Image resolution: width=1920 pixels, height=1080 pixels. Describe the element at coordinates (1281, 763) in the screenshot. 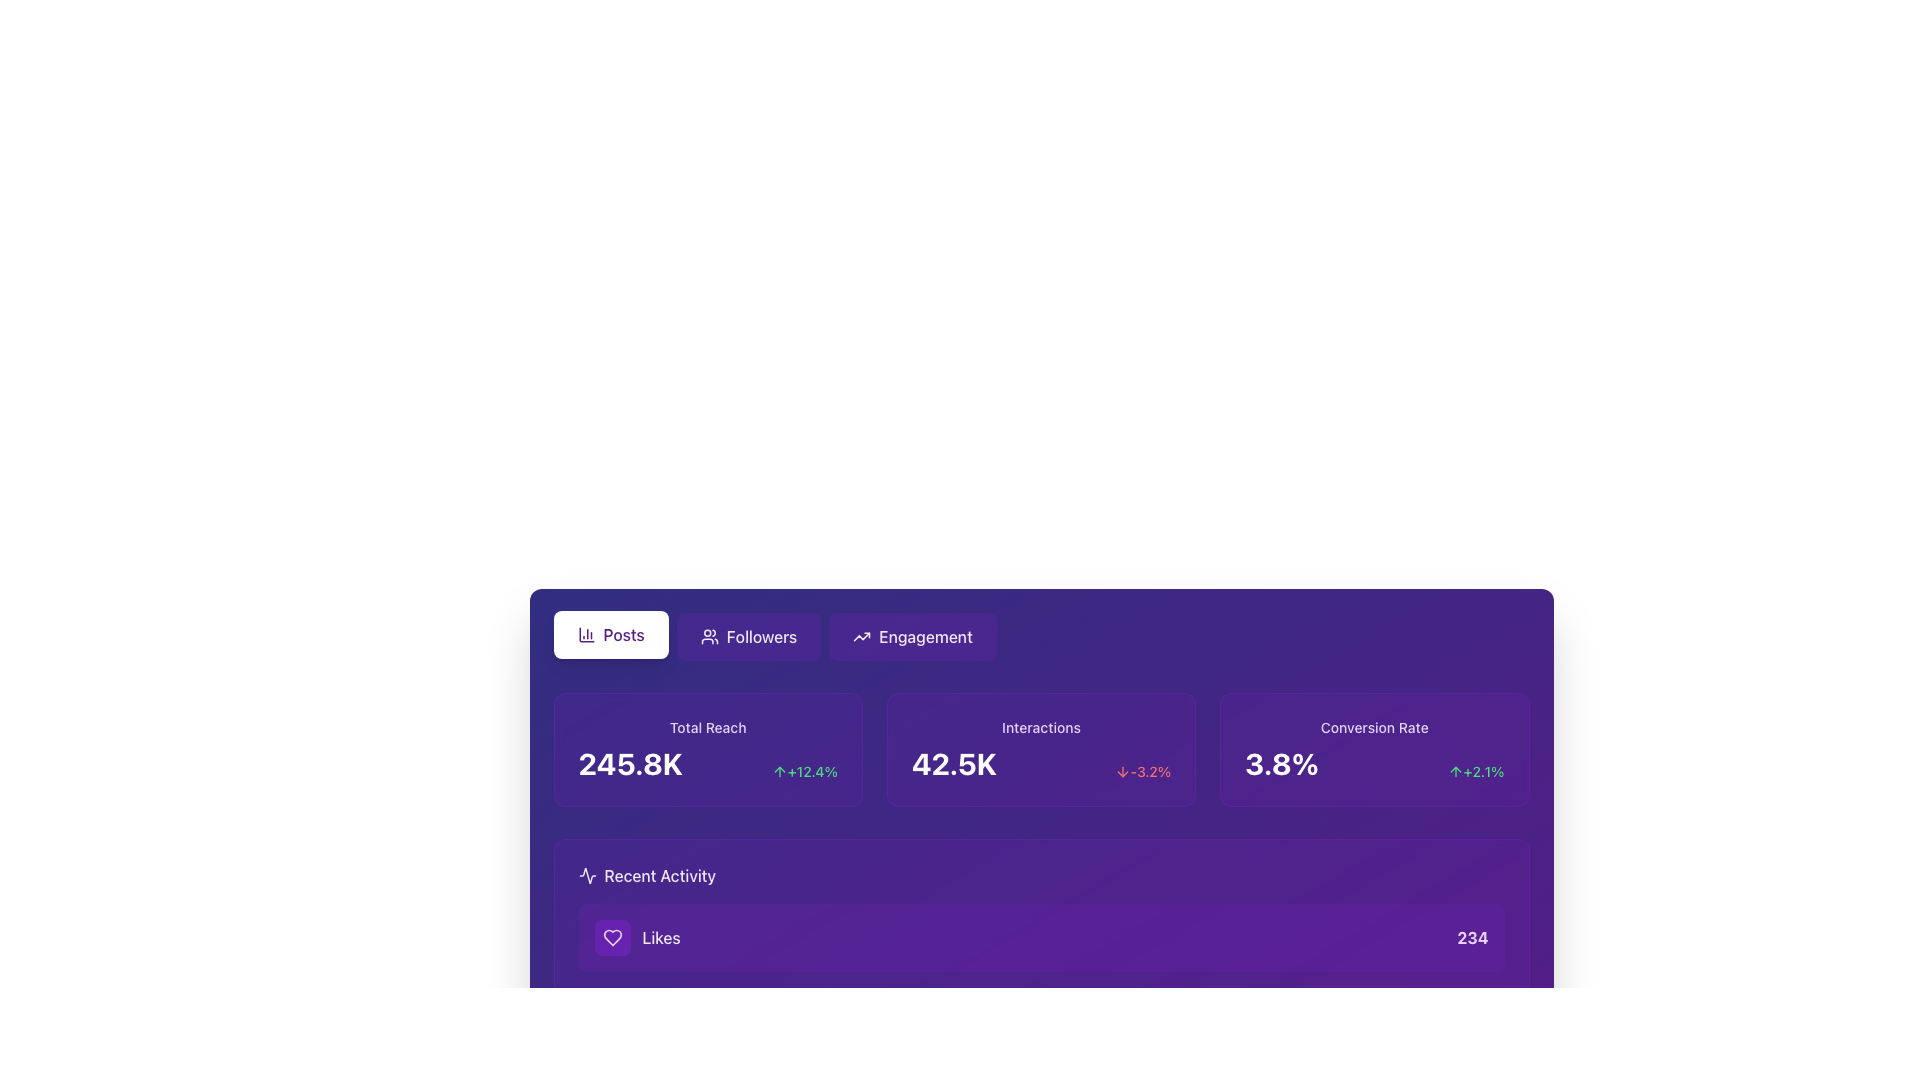

I see `the text label displaying '3.8%' in bold, large, white font, located in the 'Conversion Rate' card against a purple background` at that location.